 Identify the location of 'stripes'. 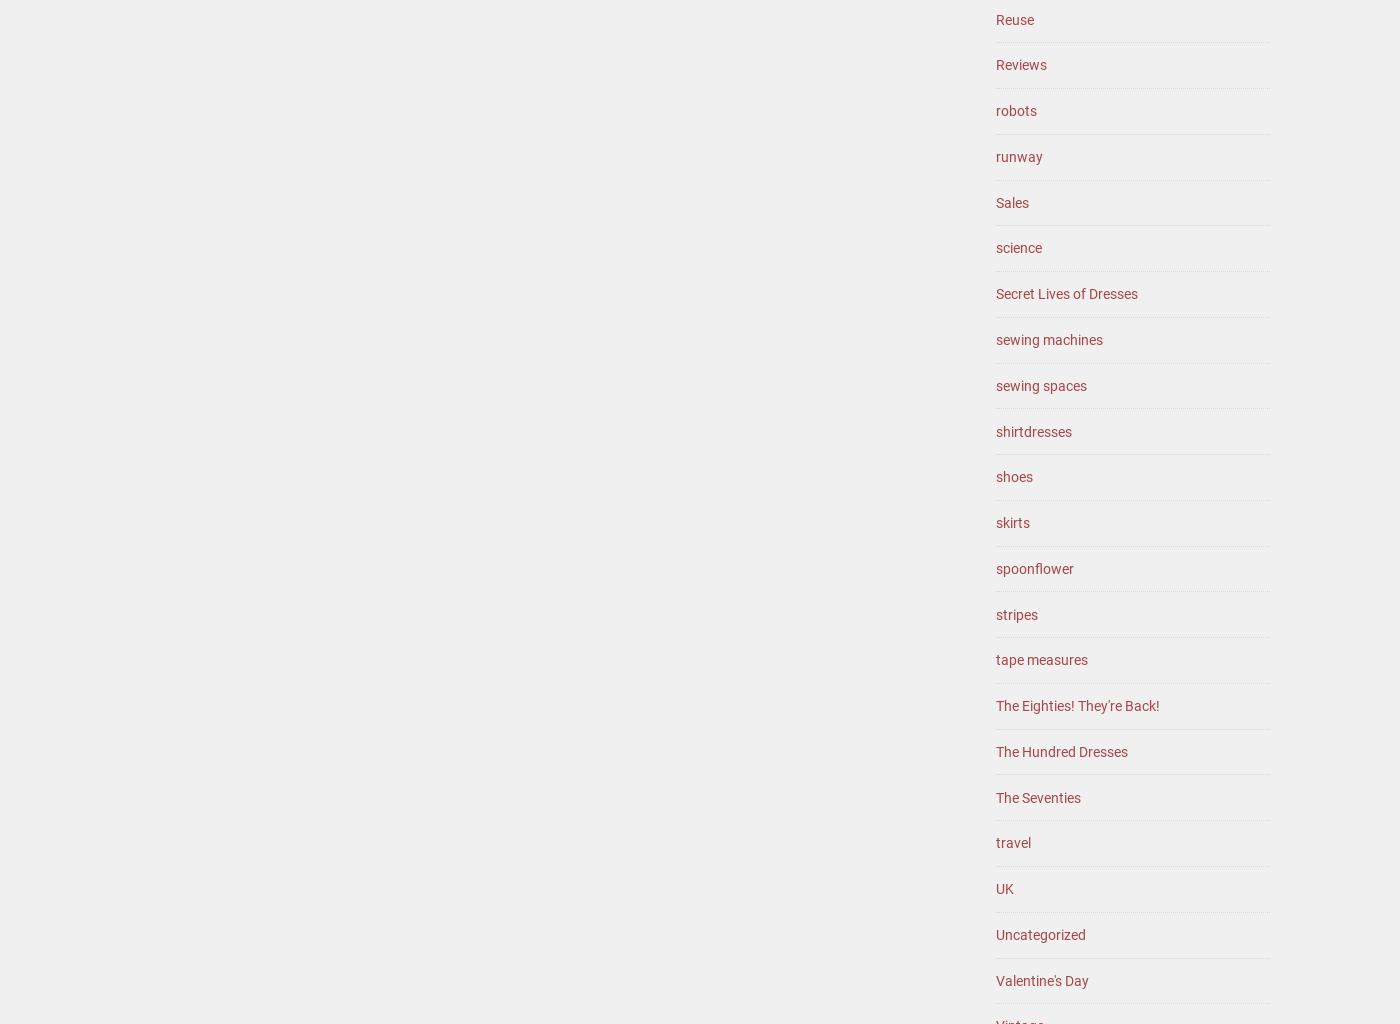
(1016, 613).